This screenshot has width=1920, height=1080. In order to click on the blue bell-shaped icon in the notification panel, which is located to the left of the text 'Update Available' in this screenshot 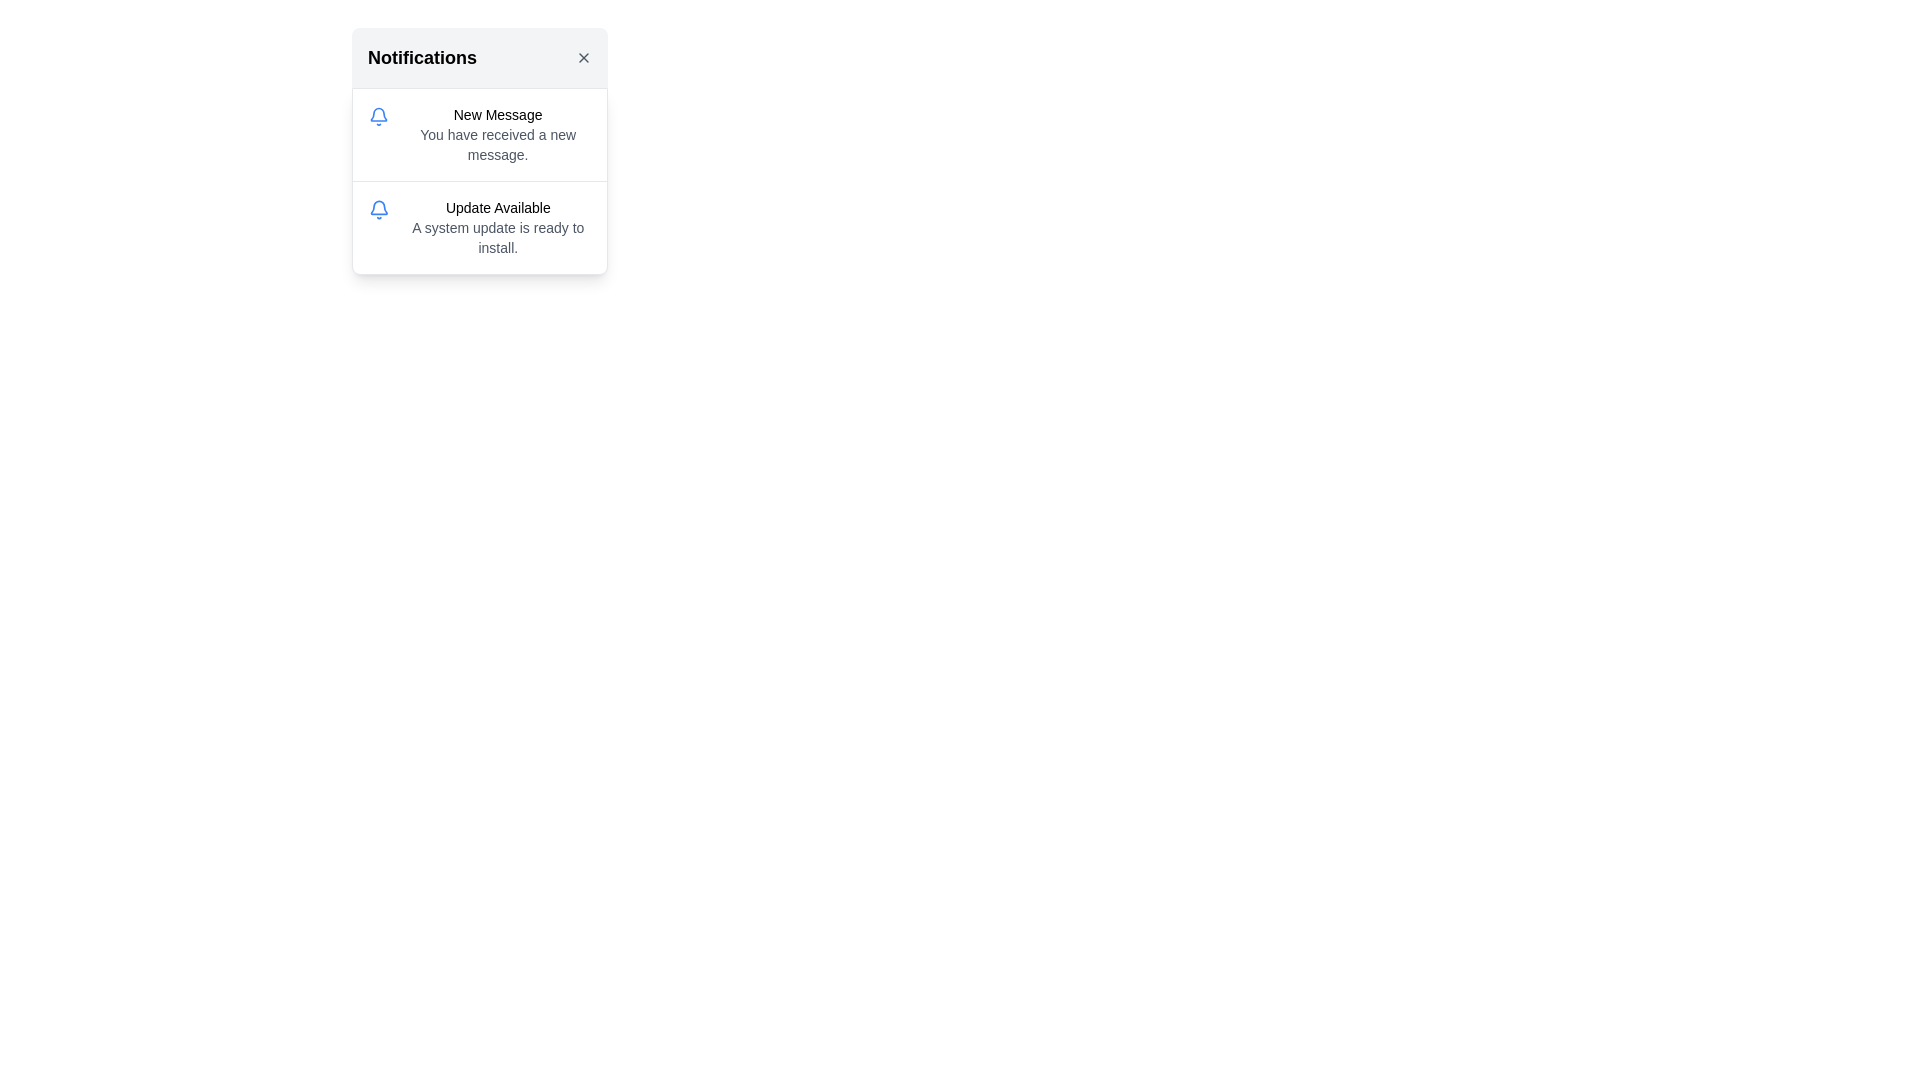, I will do `click(379, 116)`.